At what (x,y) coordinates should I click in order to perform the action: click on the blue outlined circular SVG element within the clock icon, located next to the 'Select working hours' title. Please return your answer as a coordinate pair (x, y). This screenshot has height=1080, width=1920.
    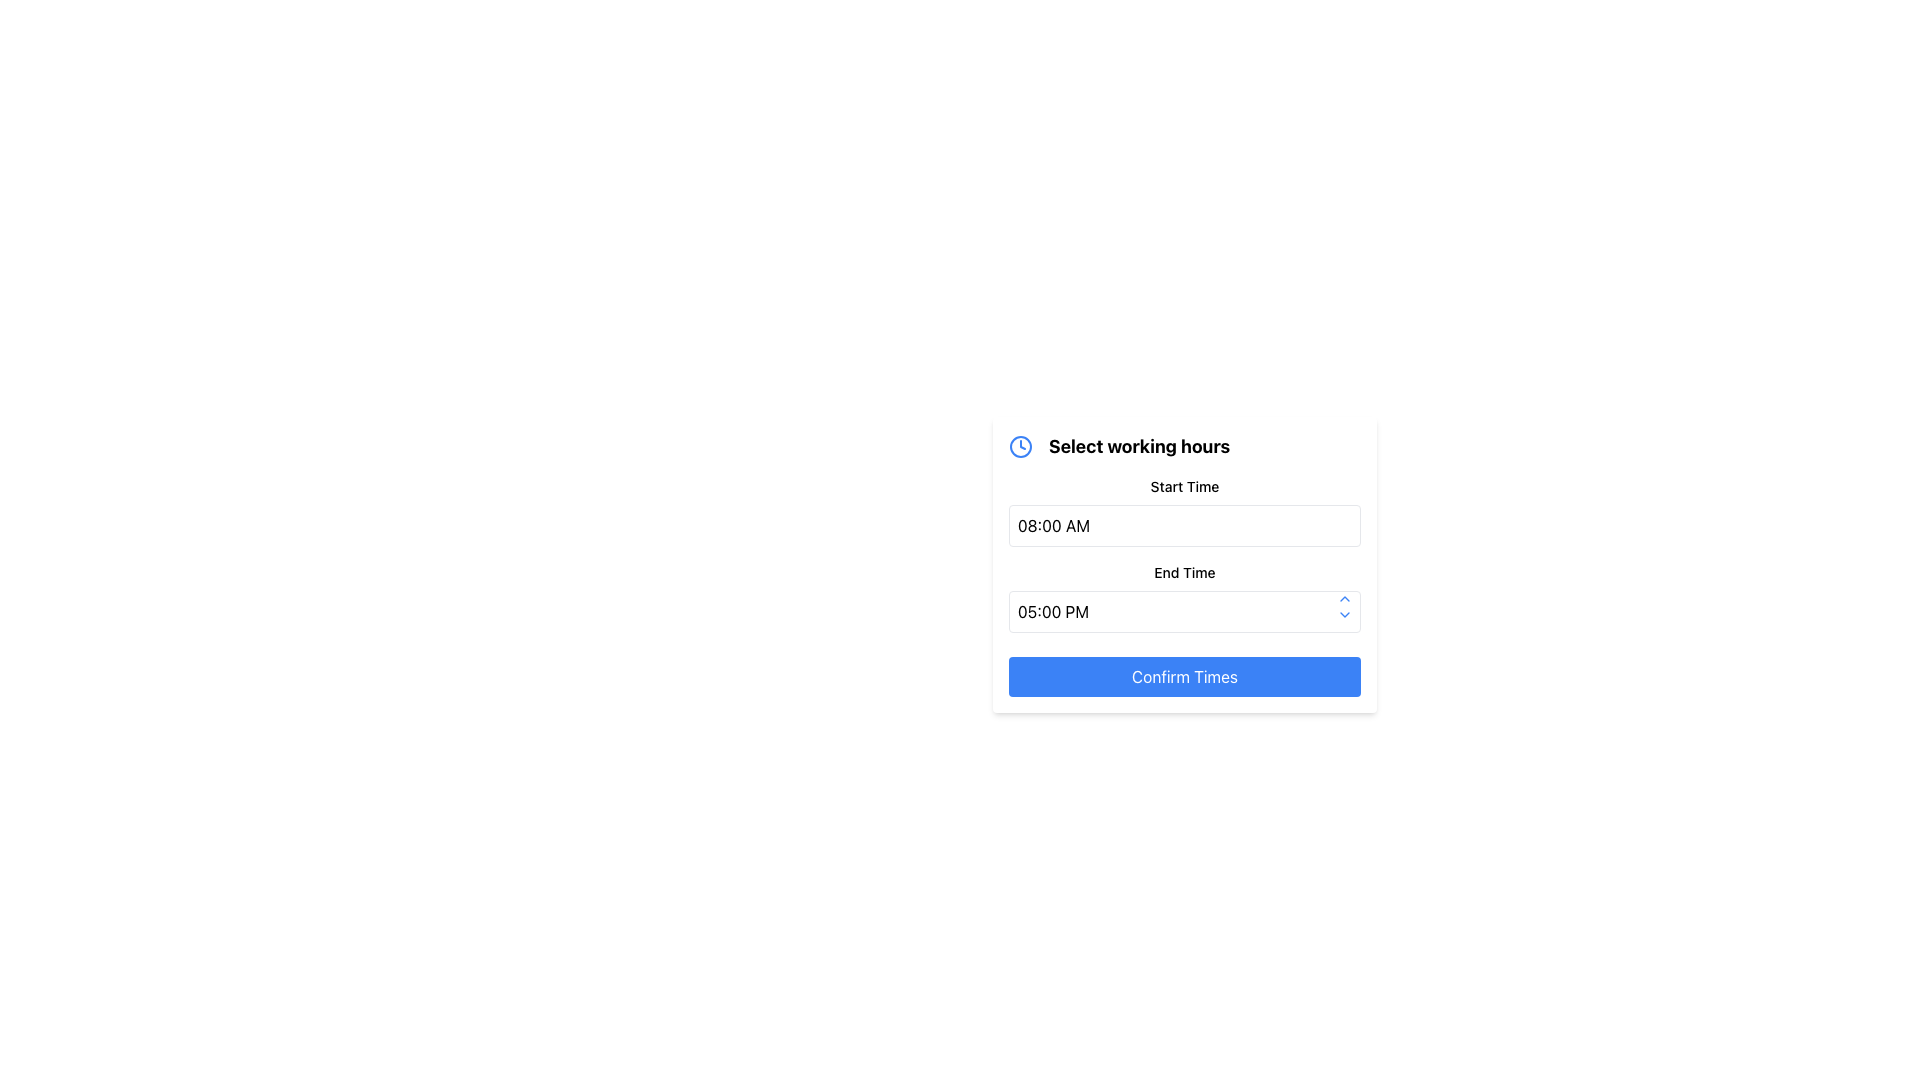
    Looking at the image, I should click on (1021, 446).